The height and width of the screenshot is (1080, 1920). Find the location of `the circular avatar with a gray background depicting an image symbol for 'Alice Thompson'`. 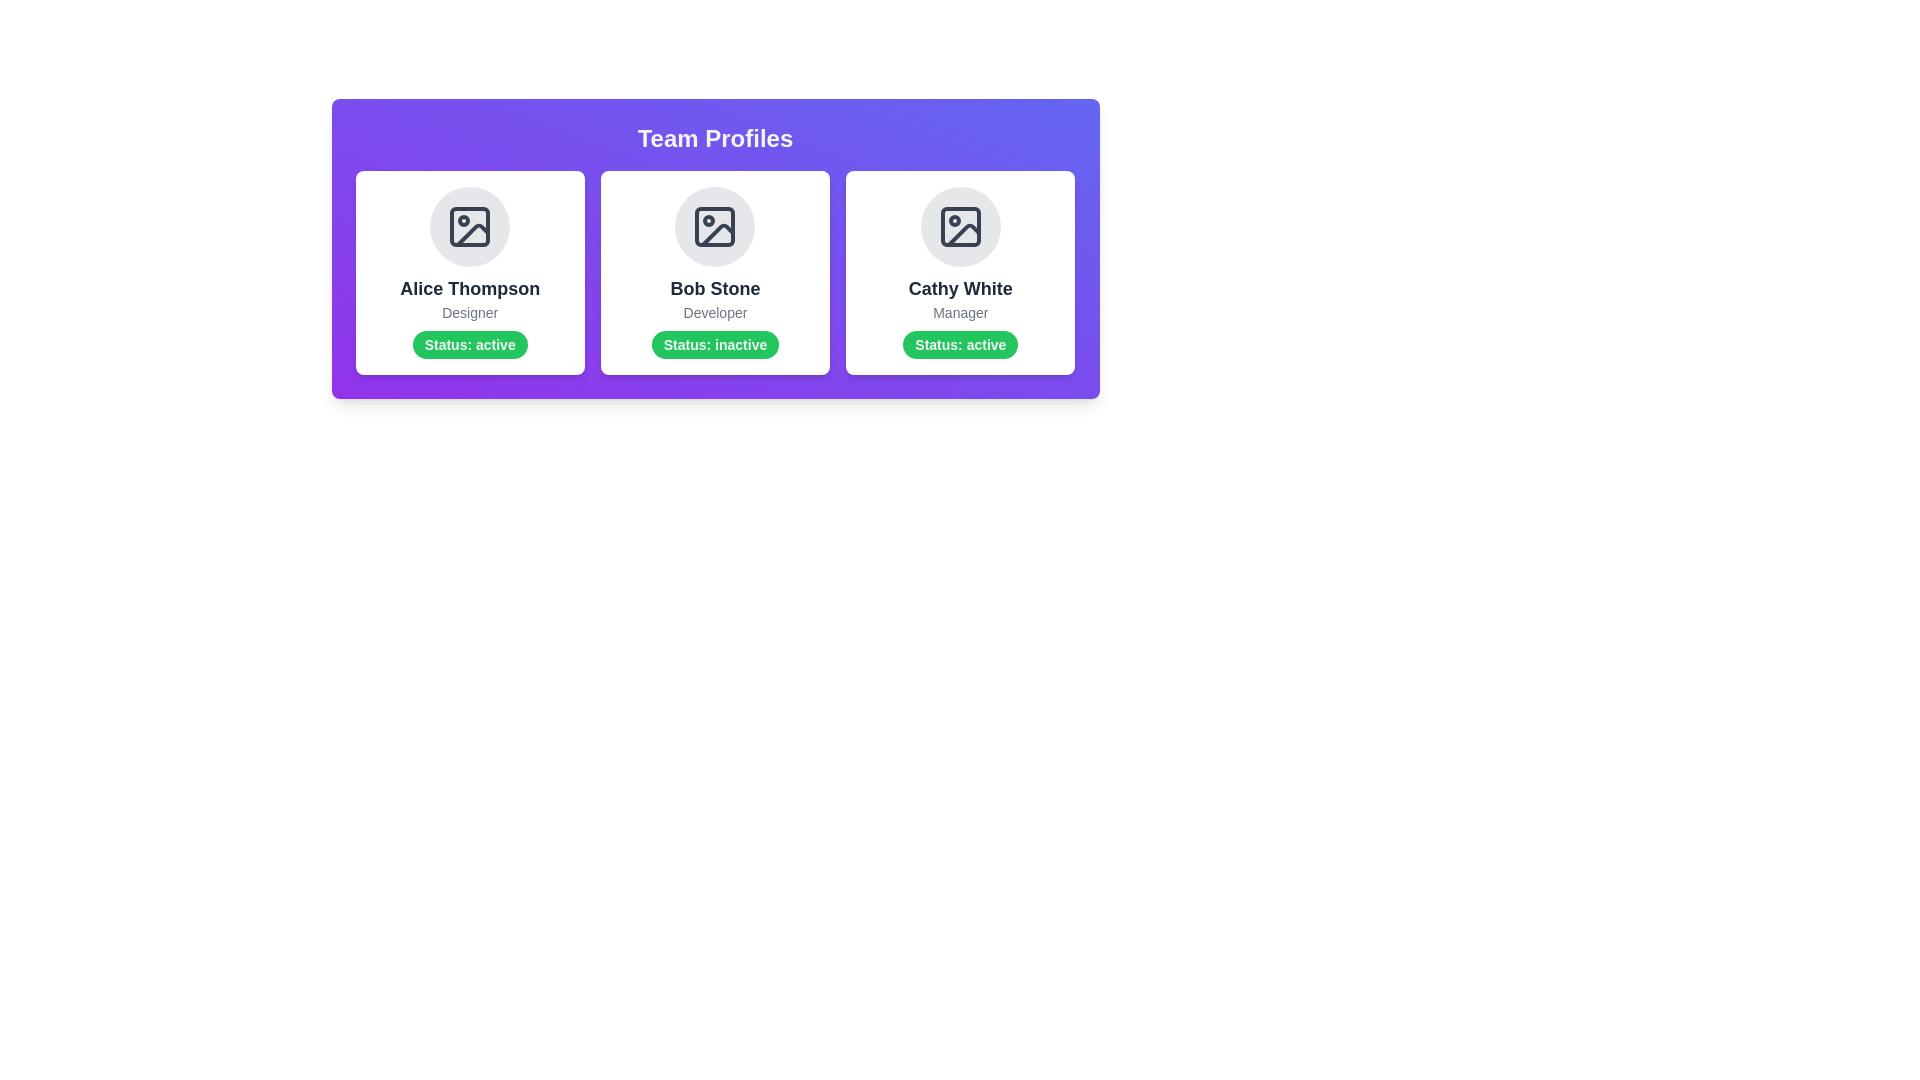

the circular avatar with a gray background depicting an image symbol for 'Alice Thompson' is located at coordinates (469, 226).